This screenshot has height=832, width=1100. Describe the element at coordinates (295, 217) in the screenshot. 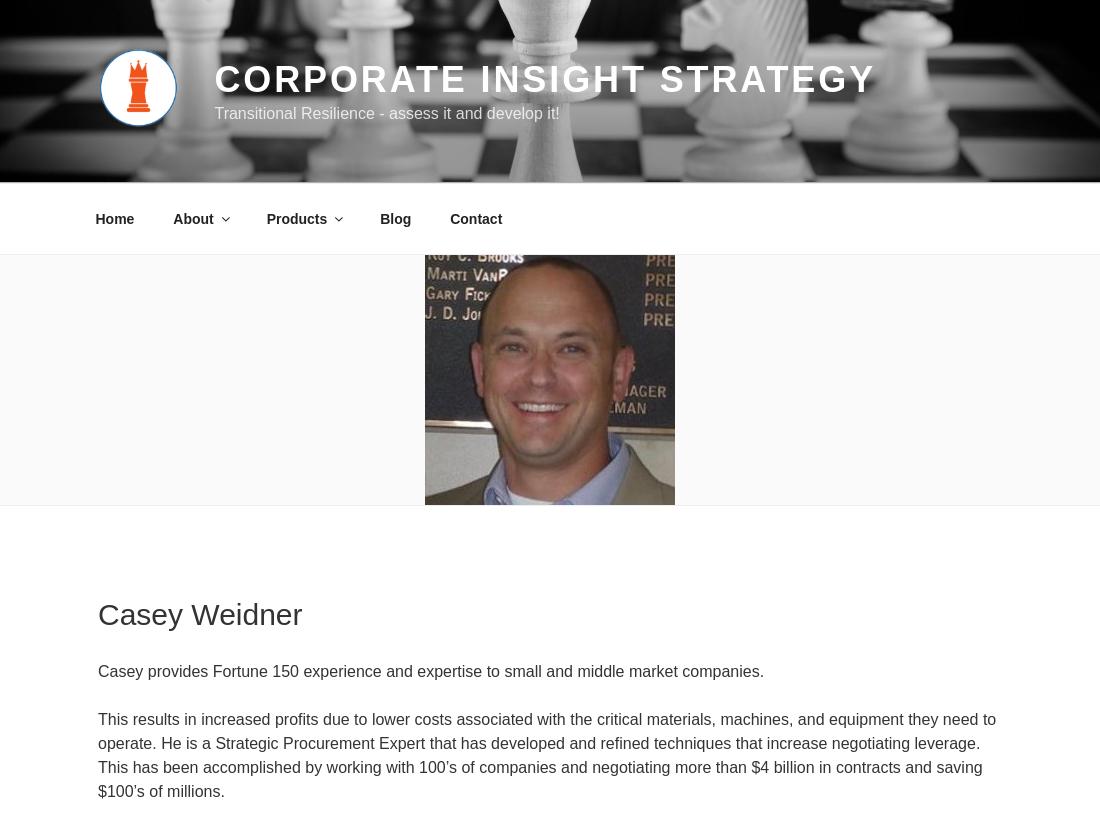

I see `'Products'` at that location.